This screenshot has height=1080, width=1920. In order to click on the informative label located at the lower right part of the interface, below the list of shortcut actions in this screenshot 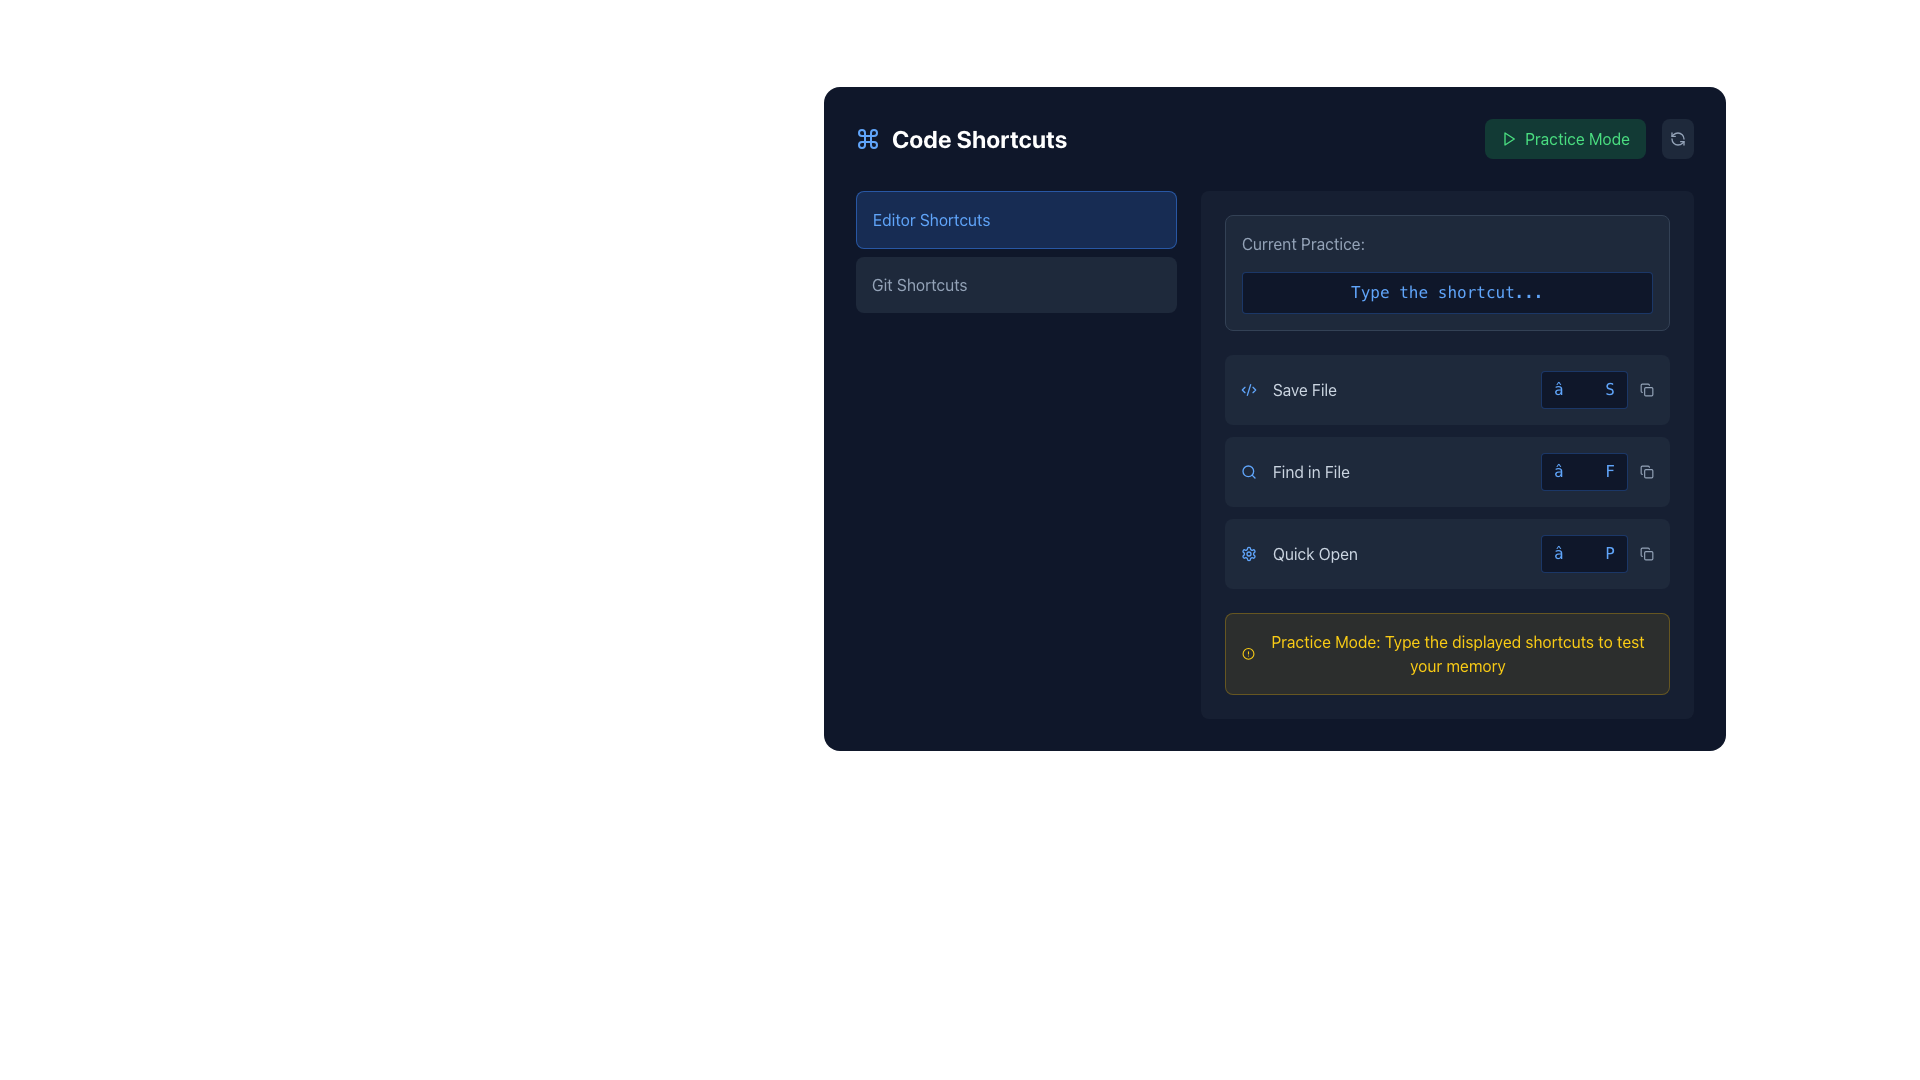, I will do `click(1458, 654)`.